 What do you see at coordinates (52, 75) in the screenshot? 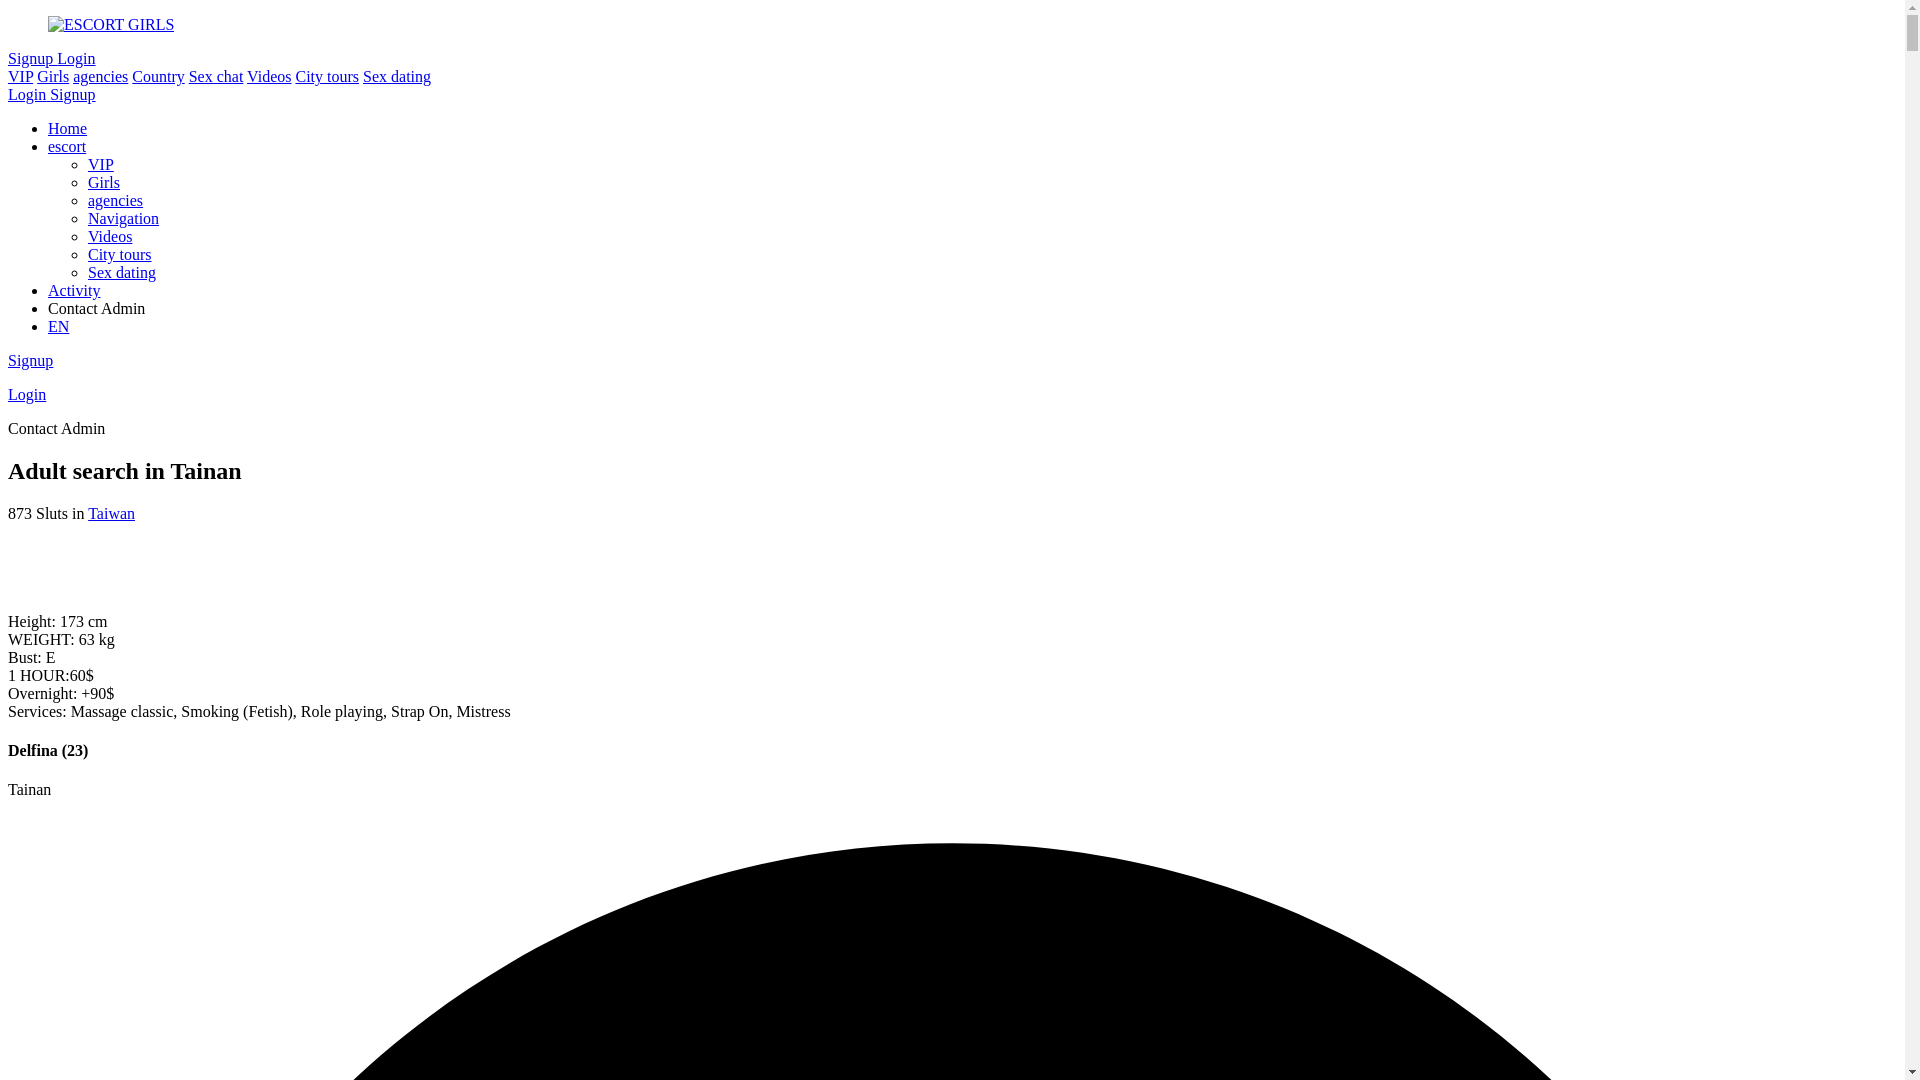
I see `'Girls'` at bounding box center [52, 75].